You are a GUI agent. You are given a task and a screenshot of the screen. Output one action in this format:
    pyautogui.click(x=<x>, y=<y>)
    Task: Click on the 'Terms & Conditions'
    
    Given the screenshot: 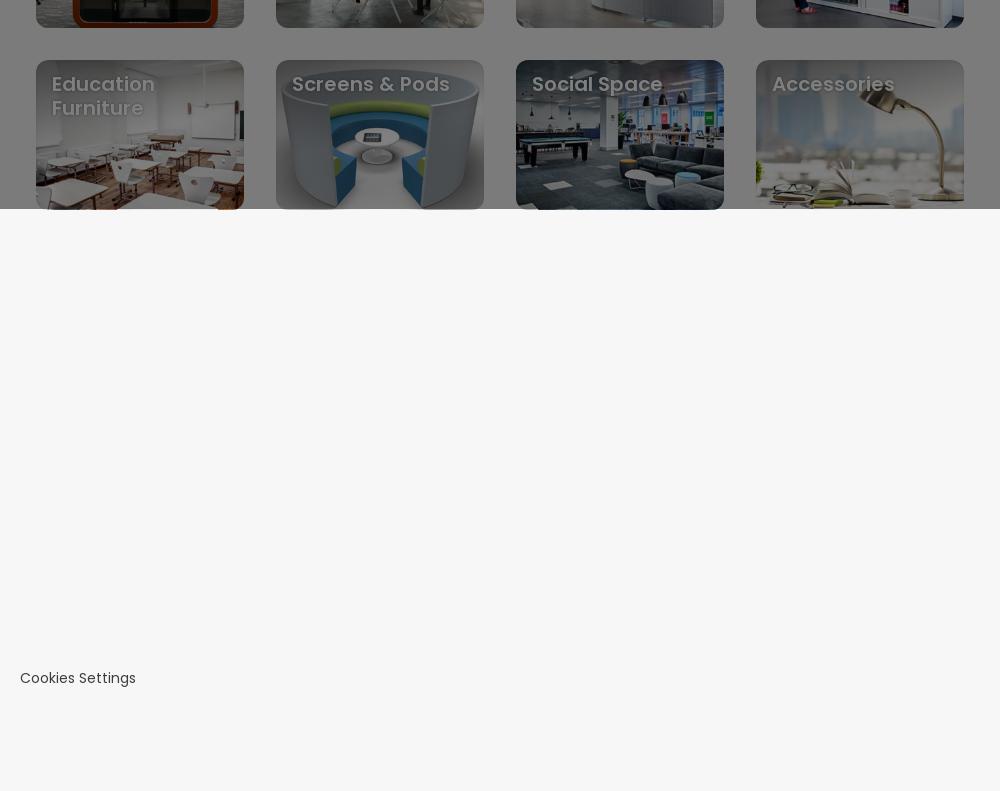 What is the action you would take?
    pyautogui.click(x=137, y=562)
    